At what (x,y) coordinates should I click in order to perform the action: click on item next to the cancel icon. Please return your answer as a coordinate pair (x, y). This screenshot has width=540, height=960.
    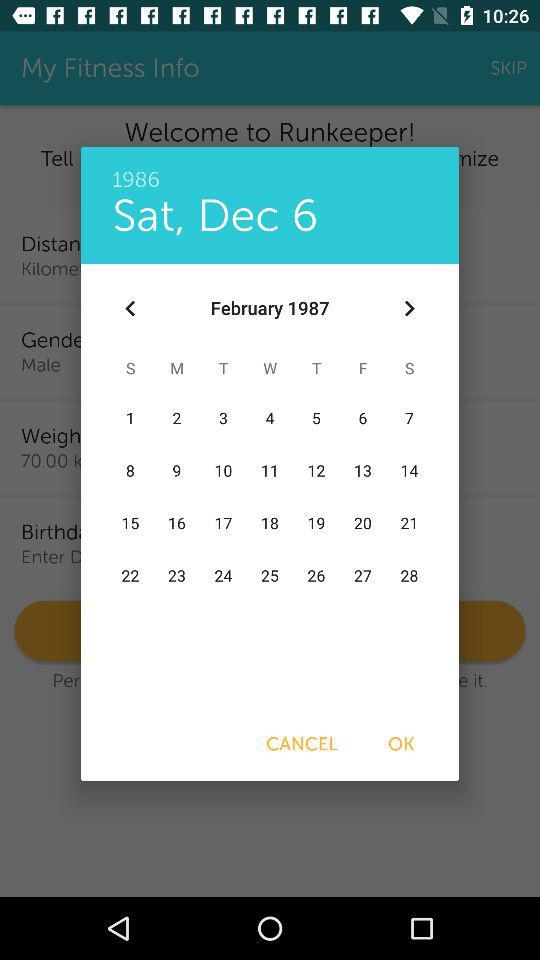
    Looking at the image, I should click on (401, 743).